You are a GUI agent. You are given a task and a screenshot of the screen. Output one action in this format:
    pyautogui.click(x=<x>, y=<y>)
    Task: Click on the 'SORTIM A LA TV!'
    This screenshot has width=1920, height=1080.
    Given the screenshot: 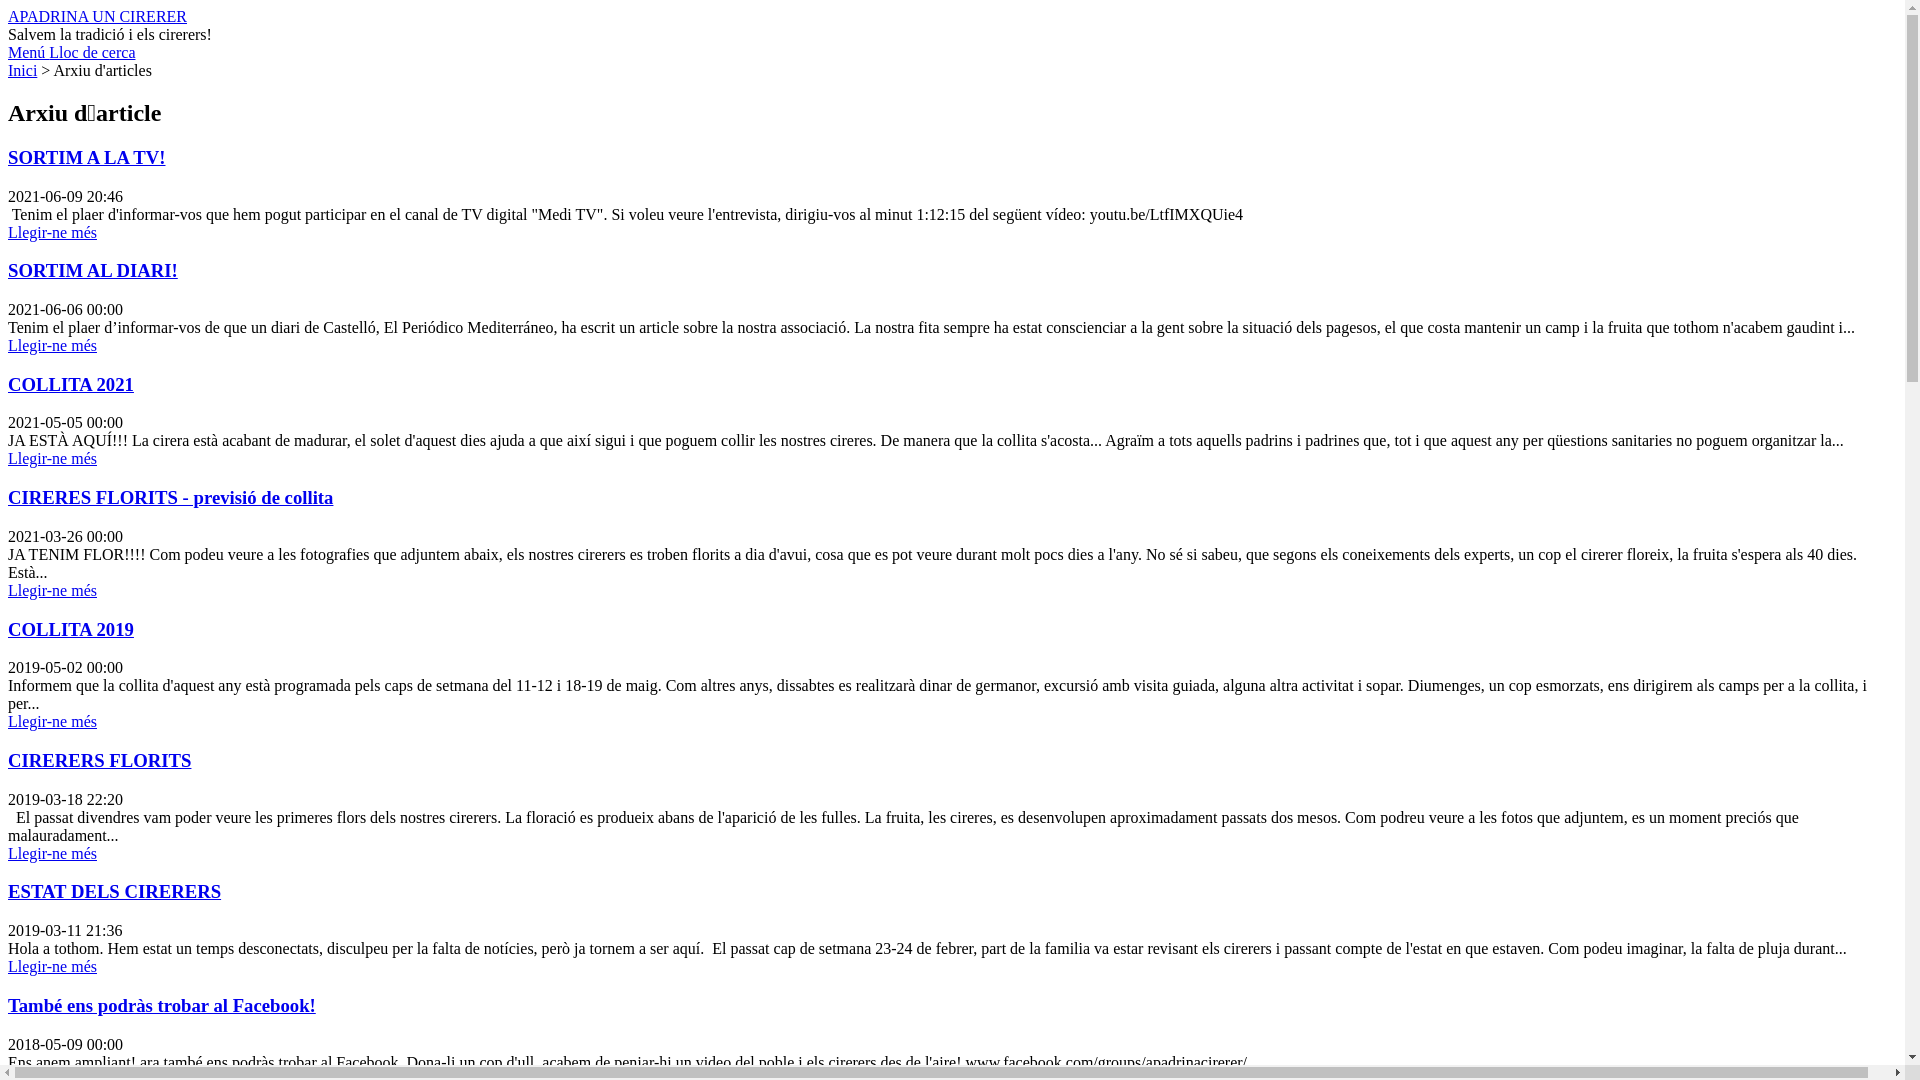 What is the action you would take?
    pyautogui.click(x=85, y=156)
    